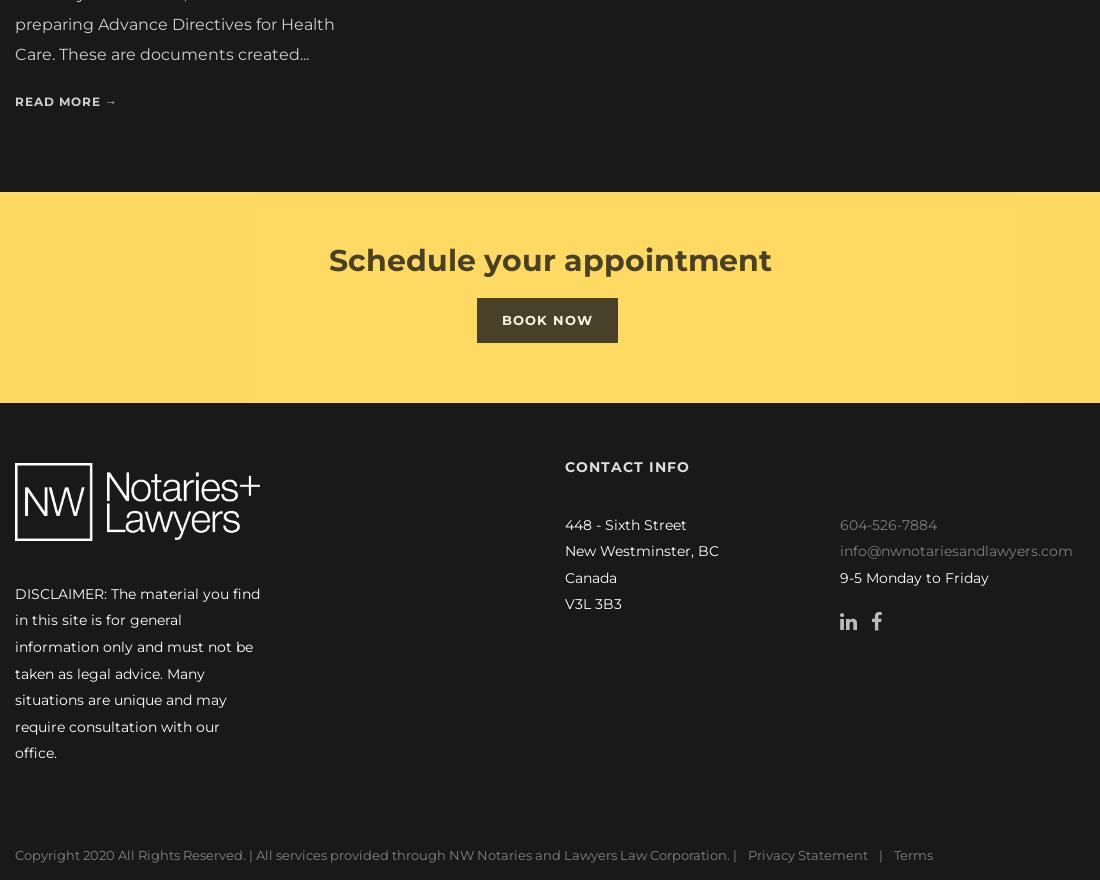  I want to click on 'Read More →', so click(65, 95).